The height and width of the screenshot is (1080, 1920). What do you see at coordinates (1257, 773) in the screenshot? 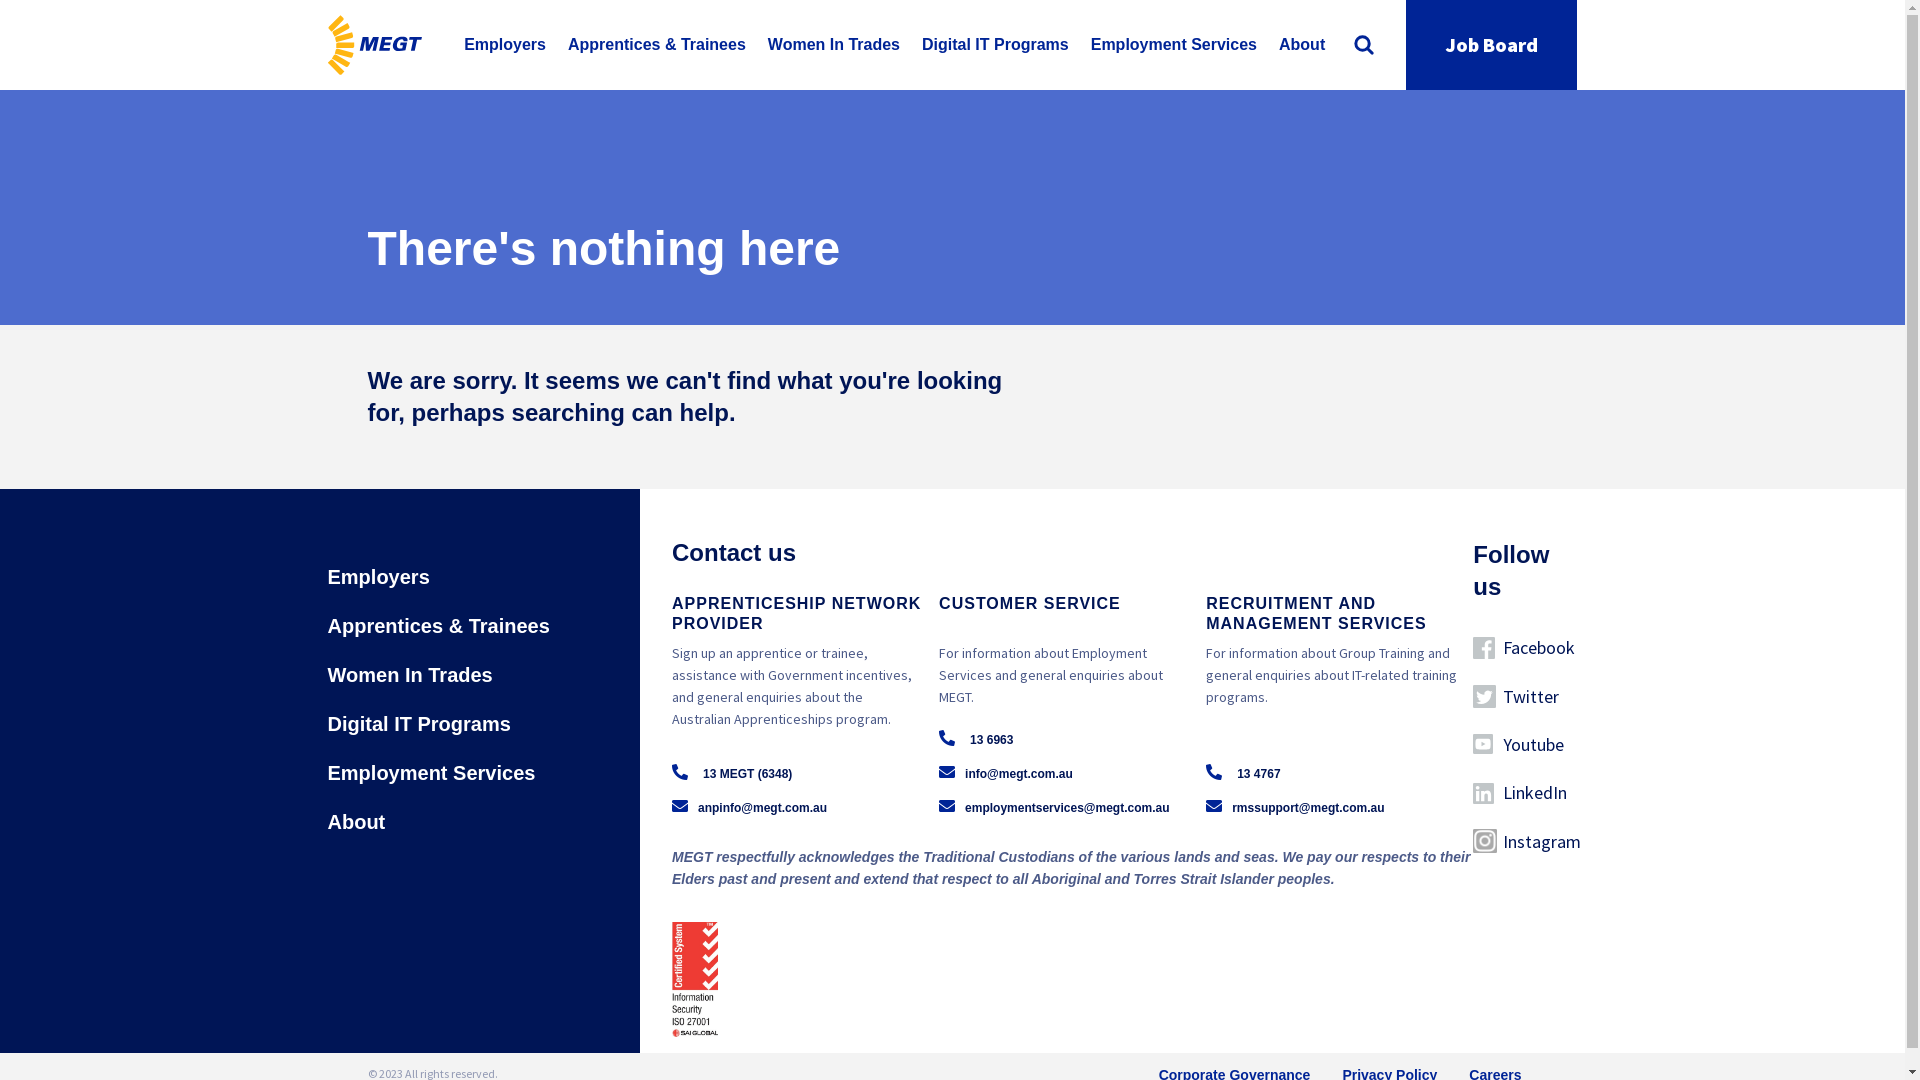
I see `'13 4767'` at bounding box center [1257, 773].